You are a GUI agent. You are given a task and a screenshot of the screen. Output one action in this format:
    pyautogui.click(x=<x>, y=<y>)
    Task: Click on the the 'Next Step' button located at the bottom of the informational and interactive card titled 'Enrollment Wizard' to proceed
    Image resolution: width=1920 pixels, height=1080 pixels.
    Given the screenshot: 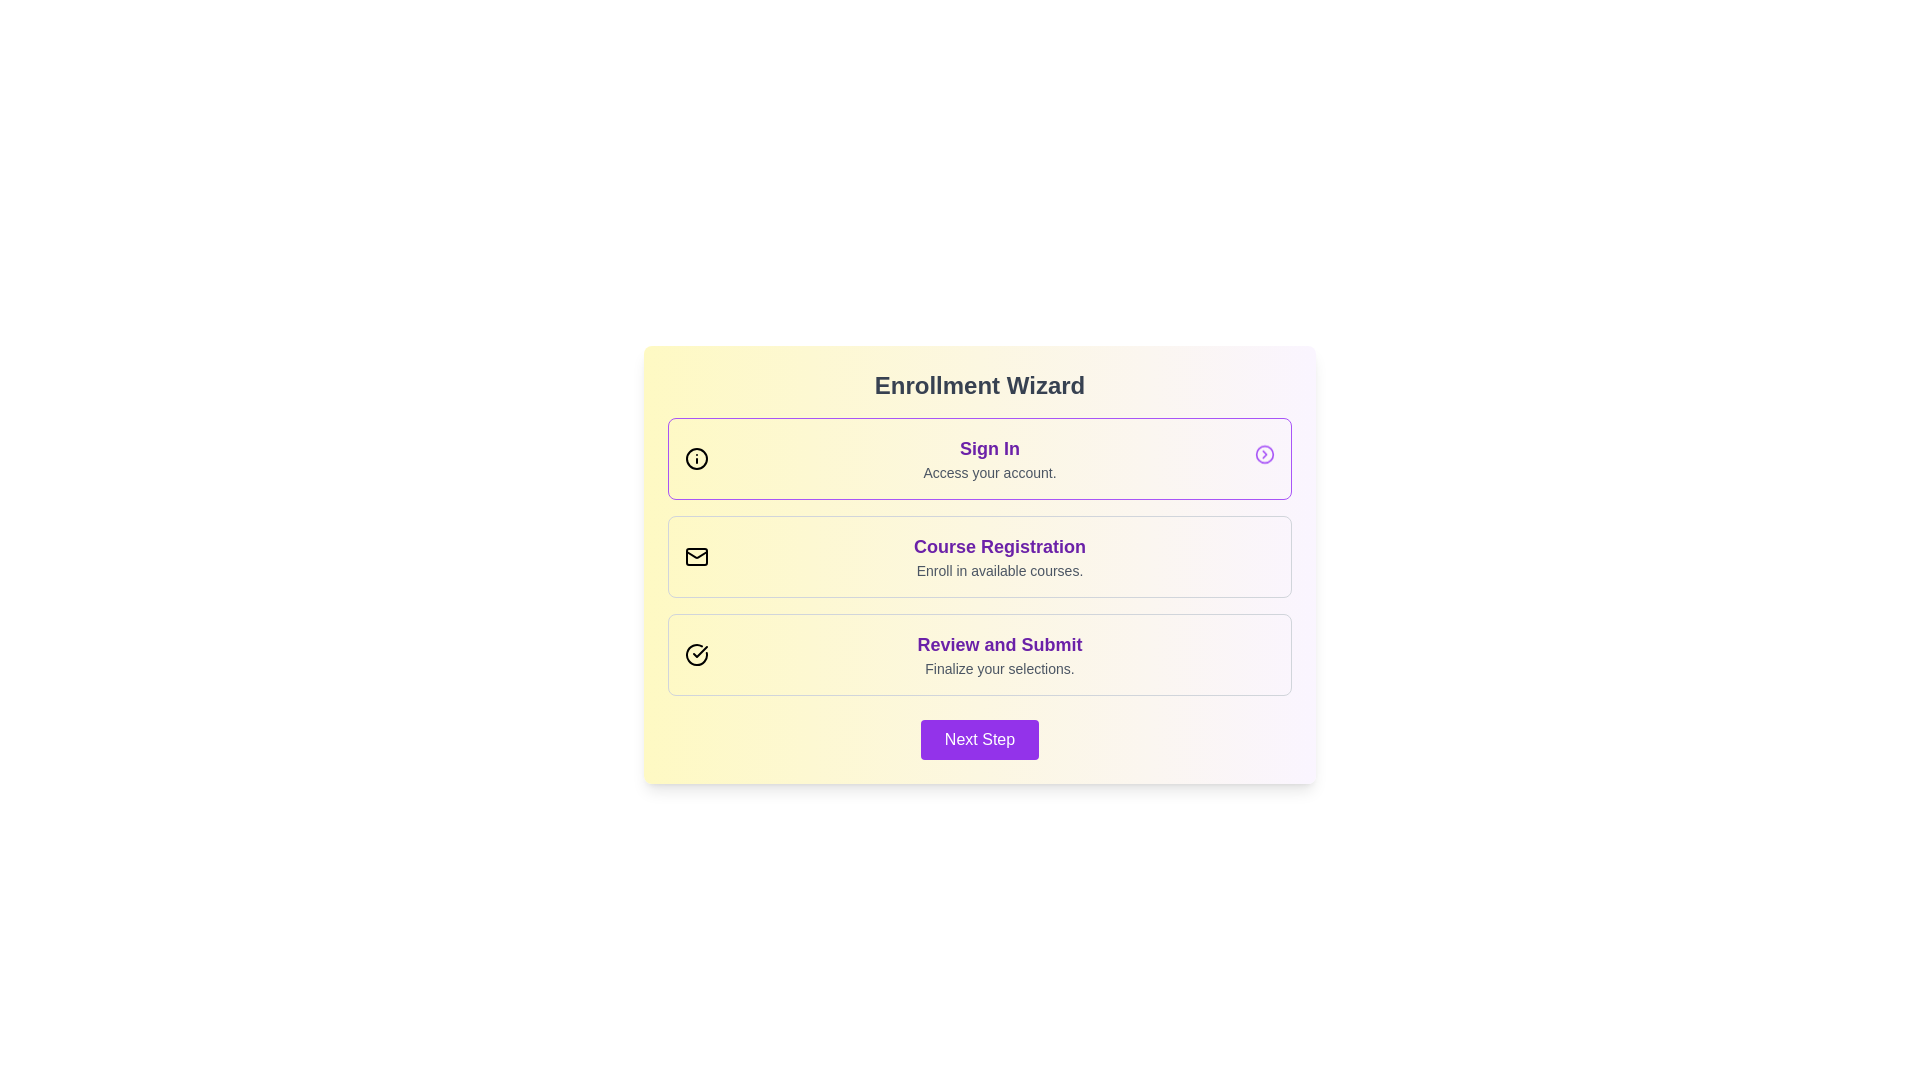 What is the action you would take?
    pyautogui.click(x=979, y=564)
    